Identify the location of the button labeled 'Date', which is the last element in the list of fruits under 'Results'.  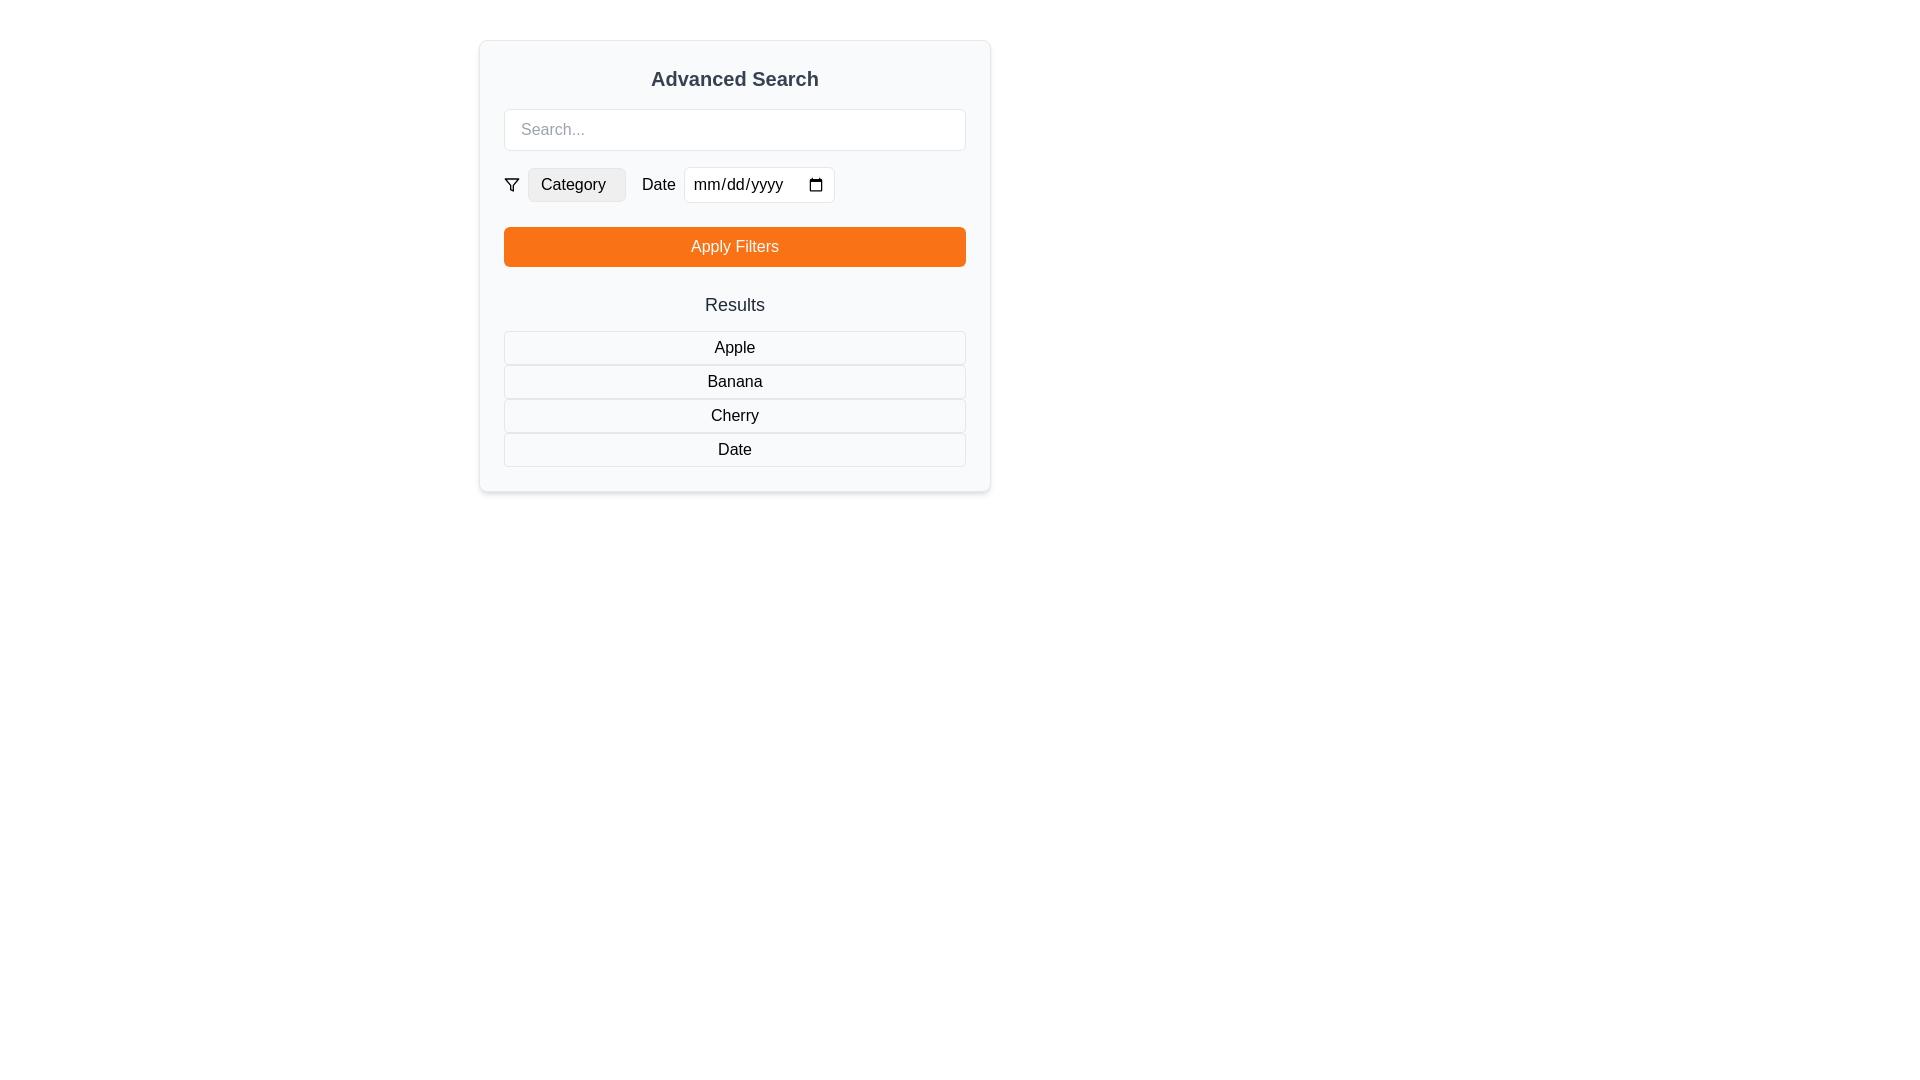
(733, 450).